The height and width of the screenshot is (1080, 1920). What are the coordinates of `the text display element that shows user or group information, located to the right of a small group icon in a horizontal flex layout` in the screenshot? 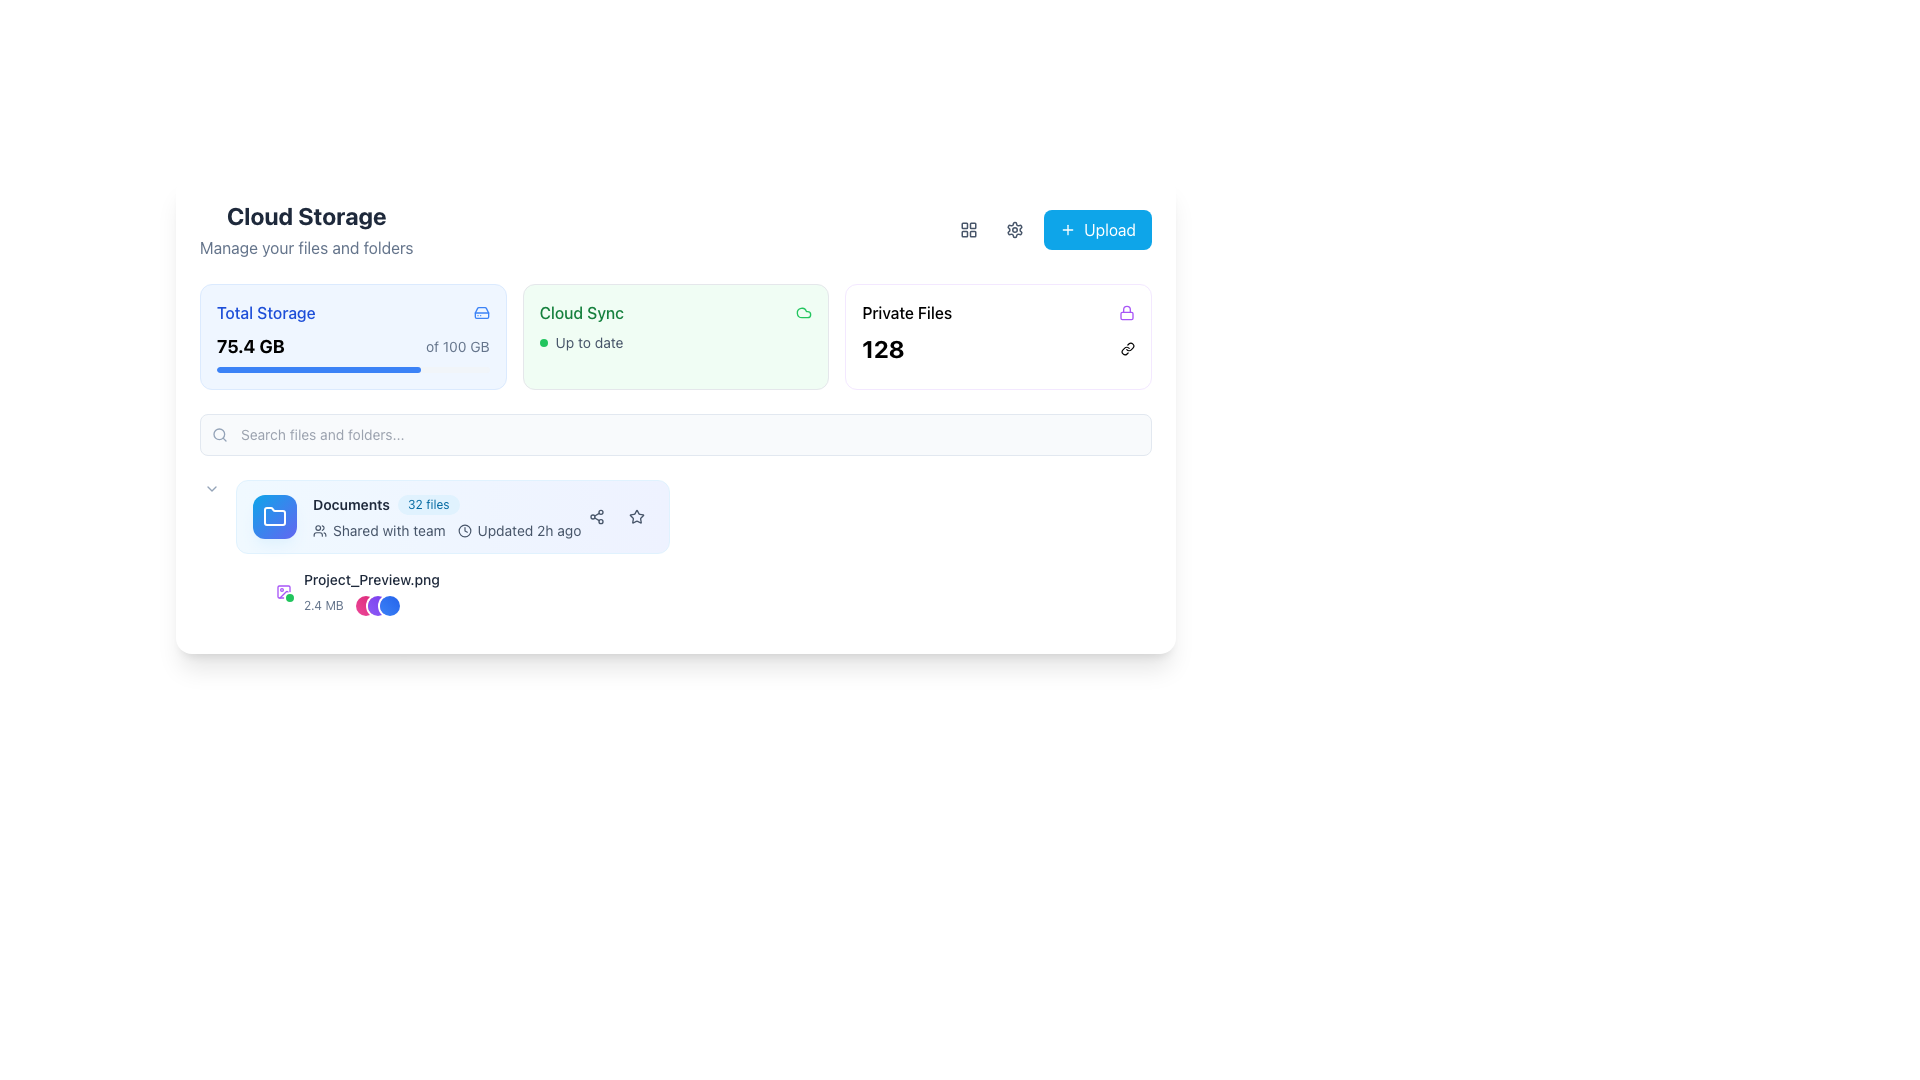 It's located at (309, 371).